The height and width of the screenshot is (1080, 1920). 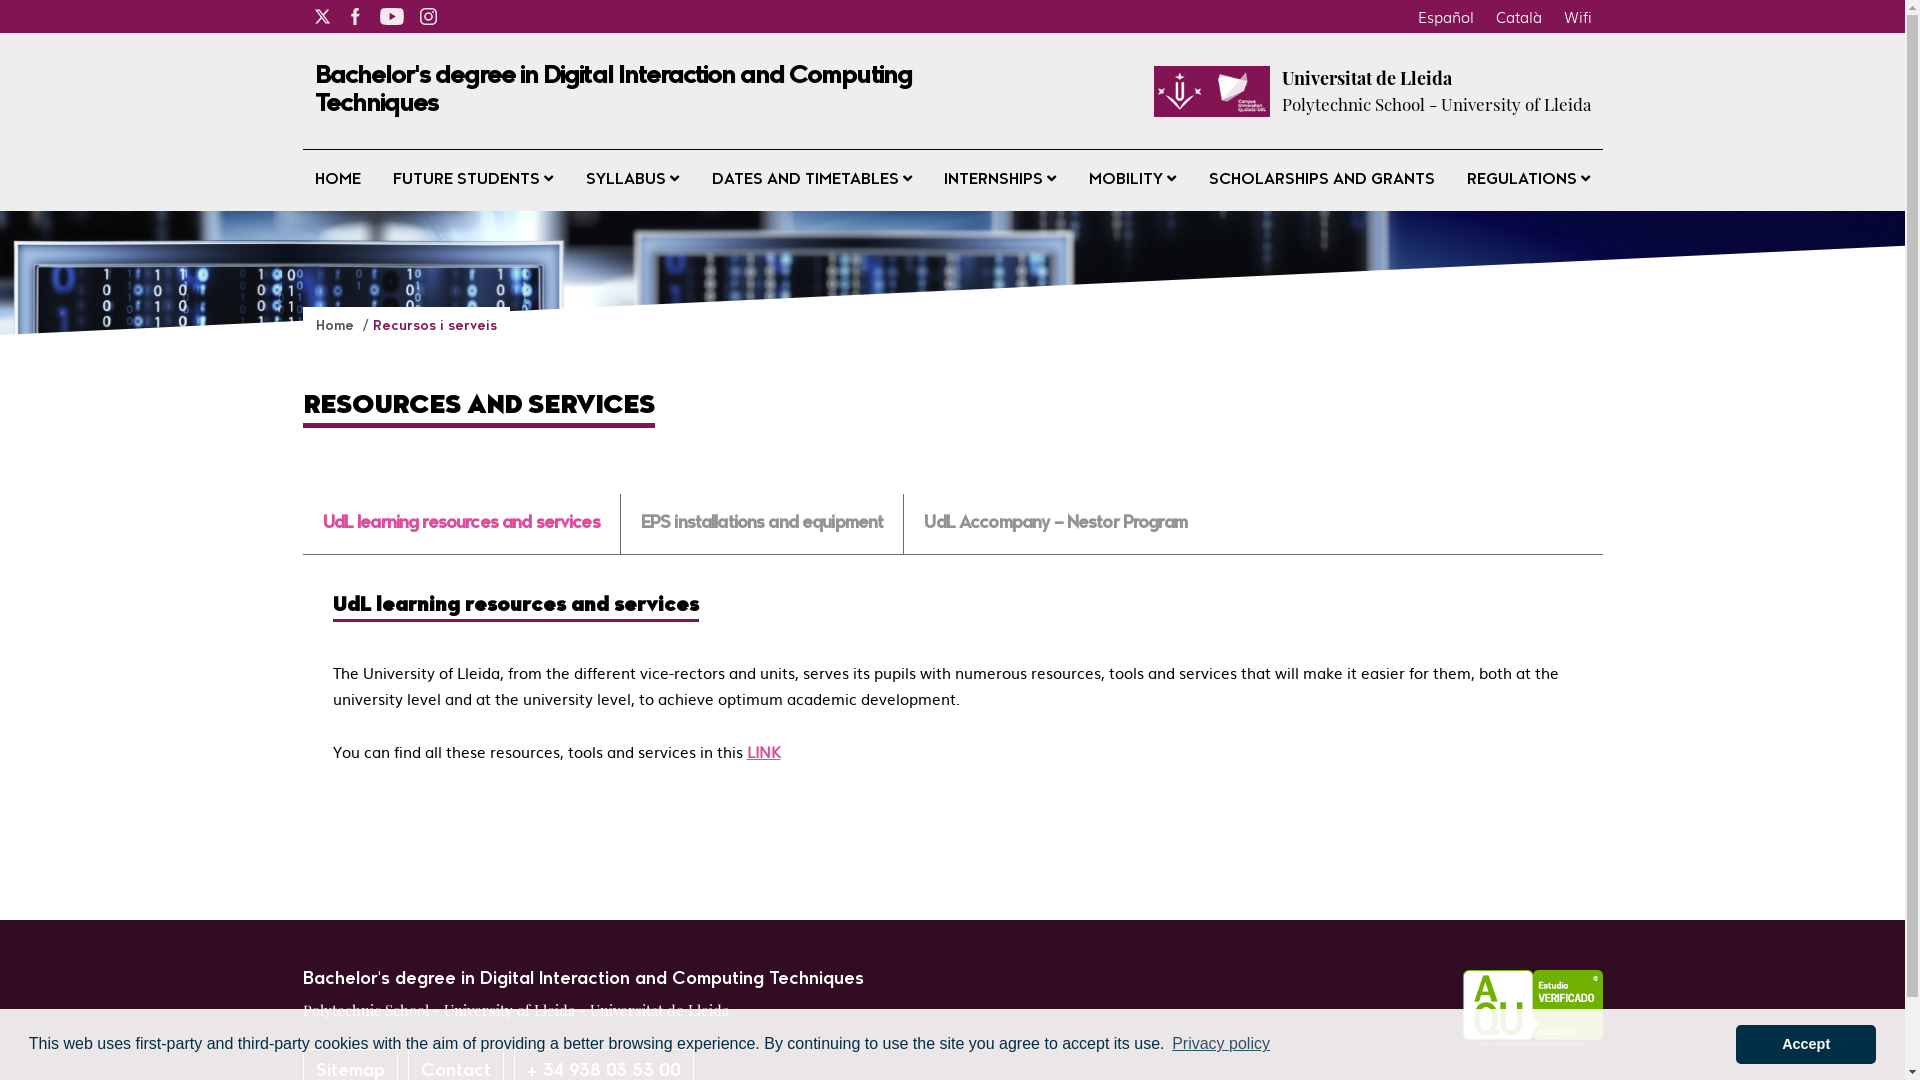 What do you see at coordinates (1219, 1043) in the screenshot?
I see `'Privacy policy'` at bounding box center [1219, 1043].